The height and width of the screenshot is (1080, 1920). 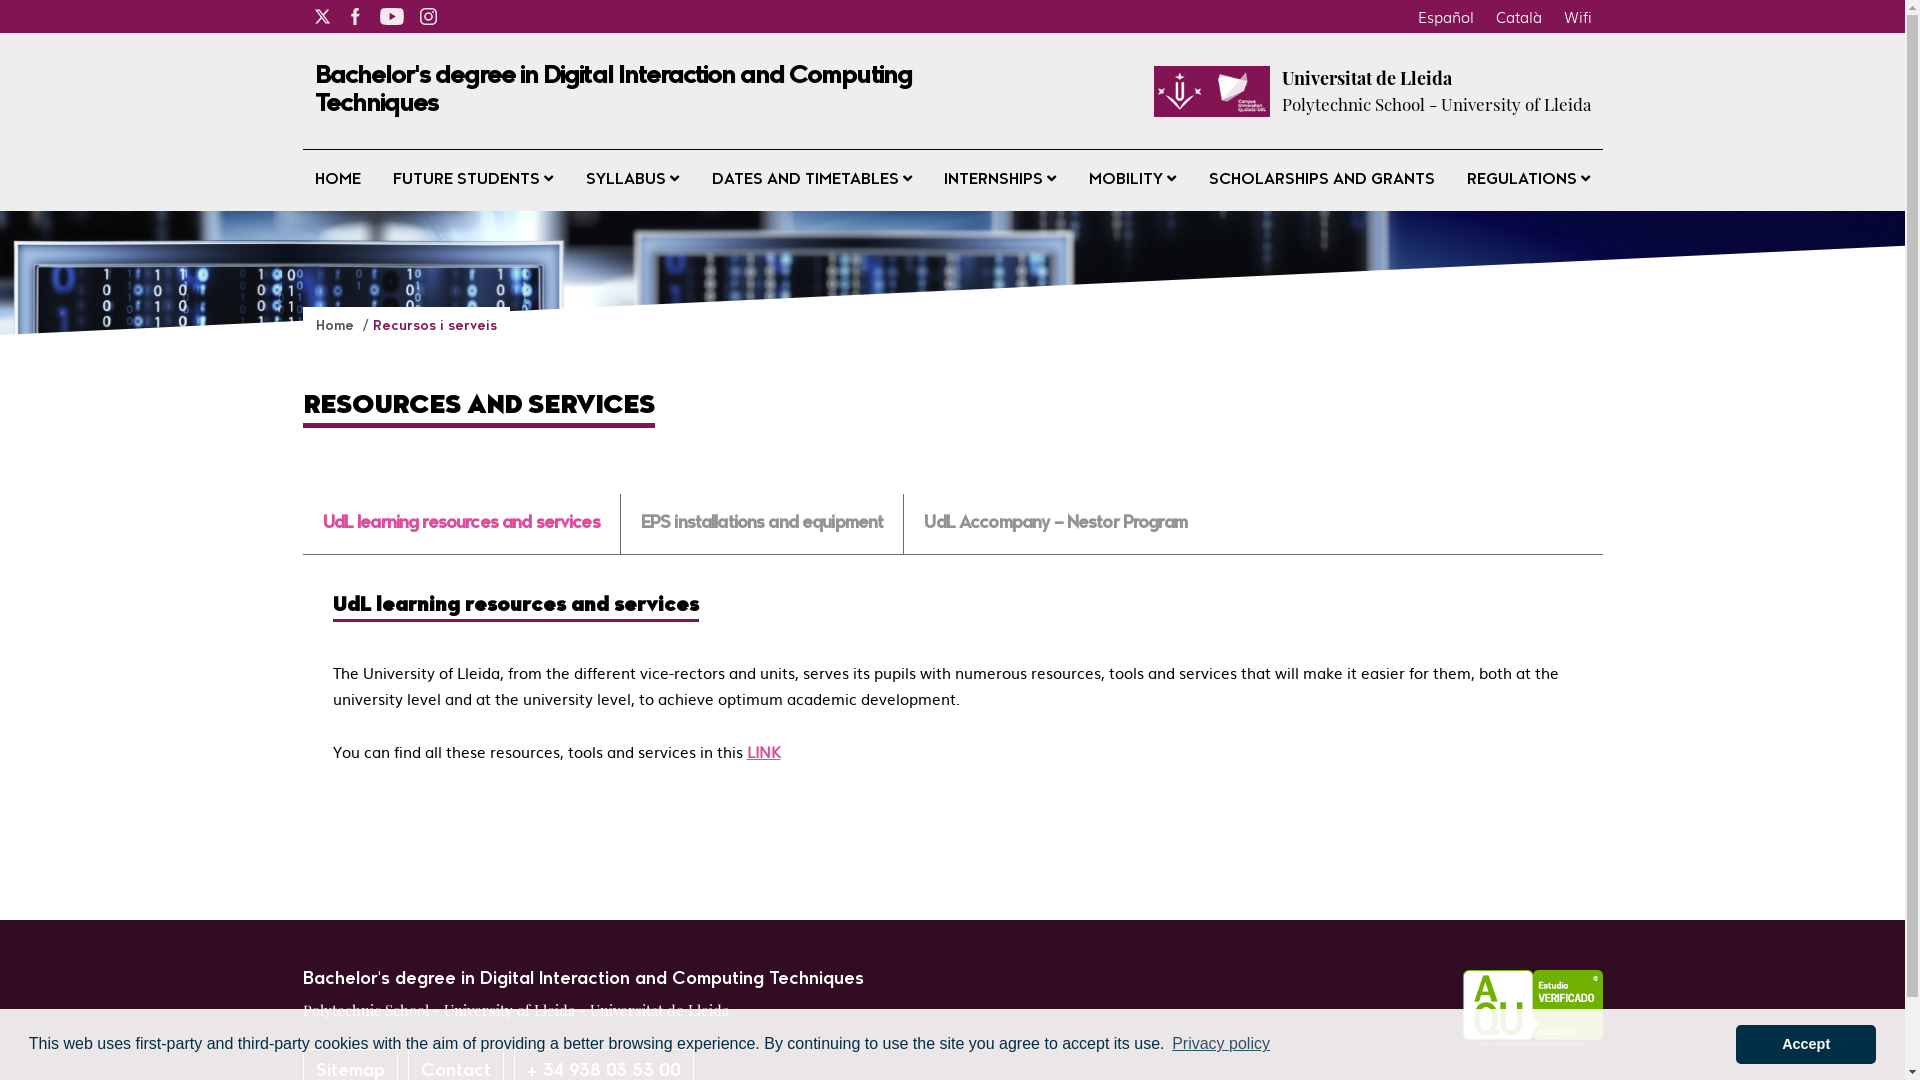 What do you see at coordinates (1219, 1043) in the screenshot?
I see `'Privacy policy'` at bounding box center [1219, 1043].